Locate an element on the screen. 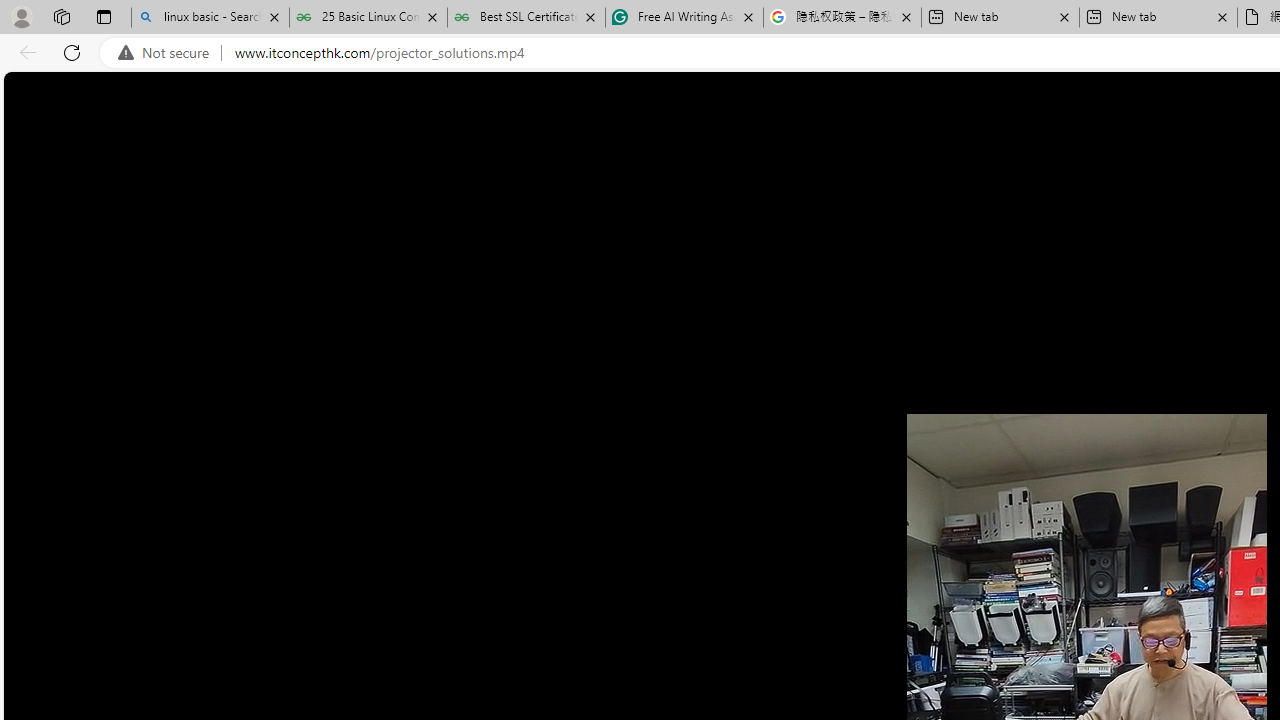 The image size is (1280, 720). '25 Basic Linux Commands For Beginners - GeeksforGeeks' is located at coordinates (368, 17).